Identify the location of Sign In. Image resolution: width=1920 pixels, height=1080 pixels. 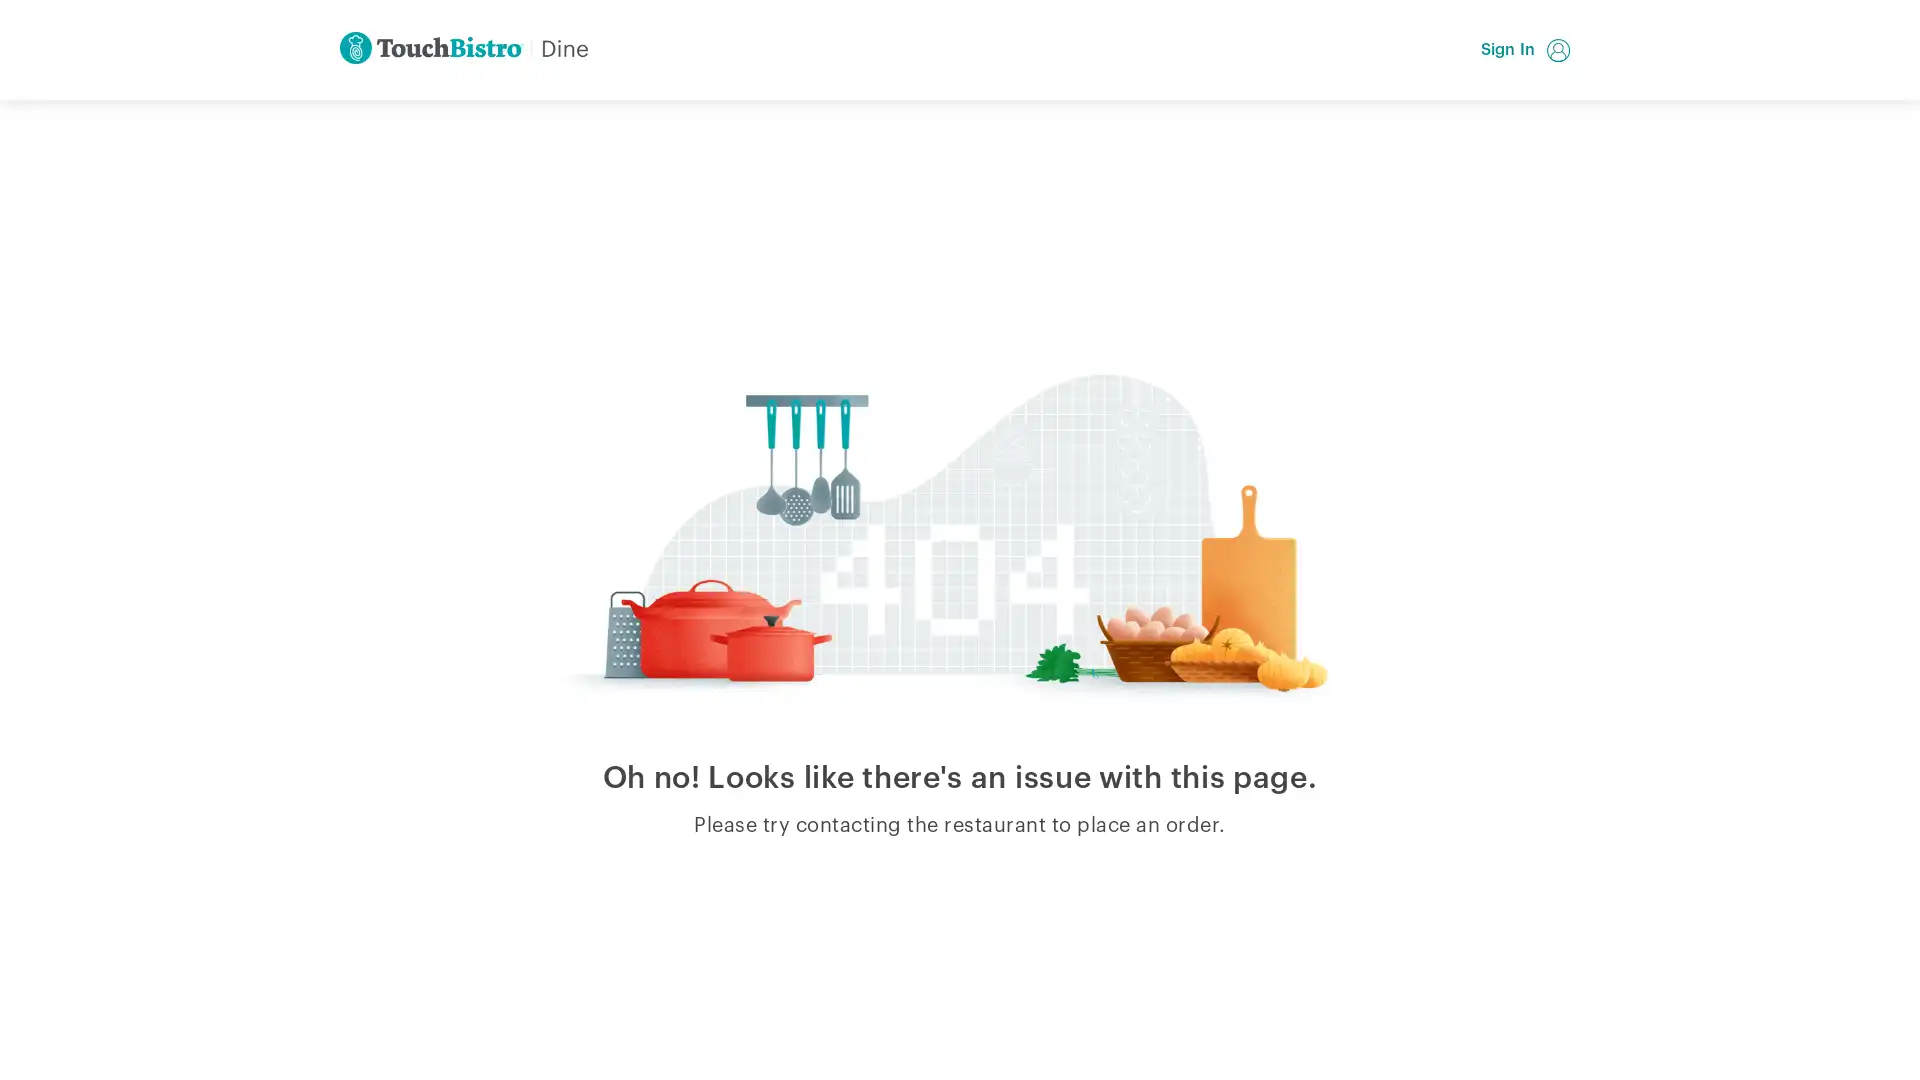
(1507, 49).